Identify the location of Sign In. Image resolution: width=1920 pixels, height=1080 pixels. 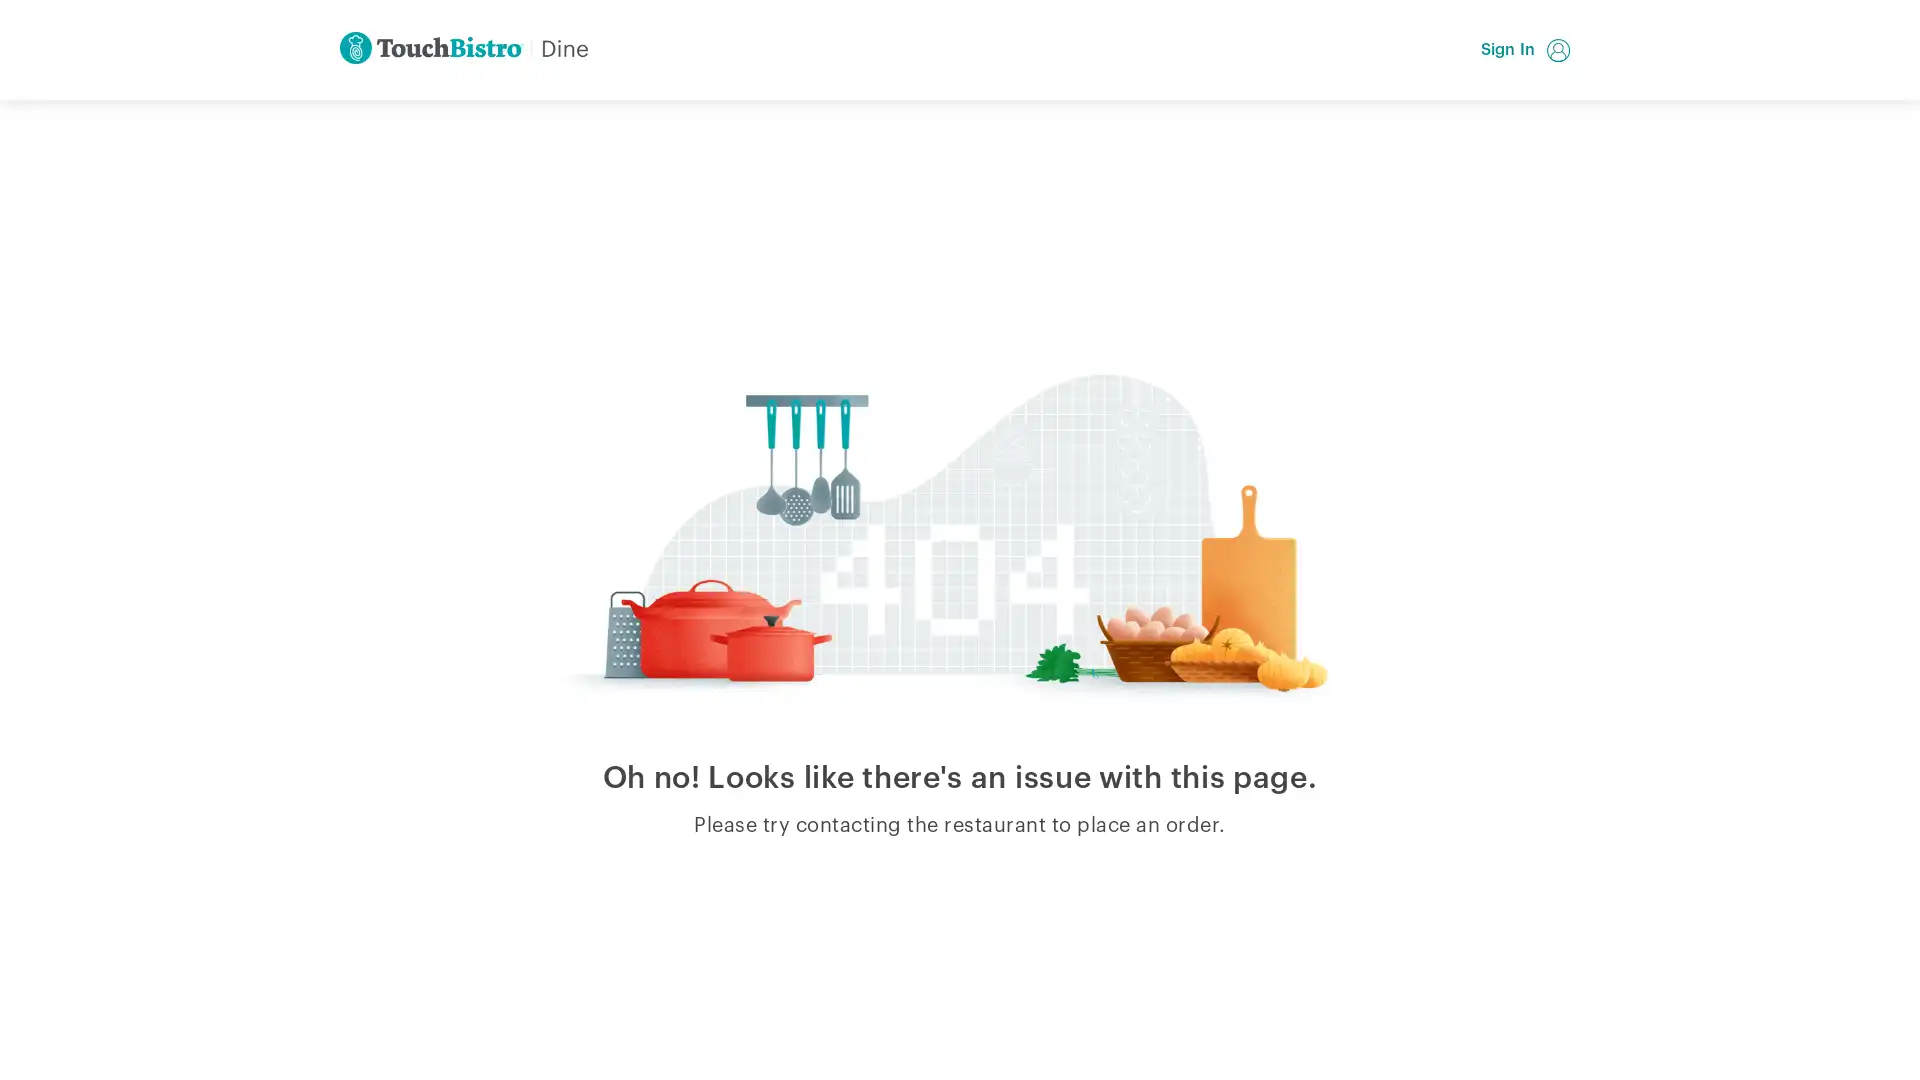
(1507, 49).